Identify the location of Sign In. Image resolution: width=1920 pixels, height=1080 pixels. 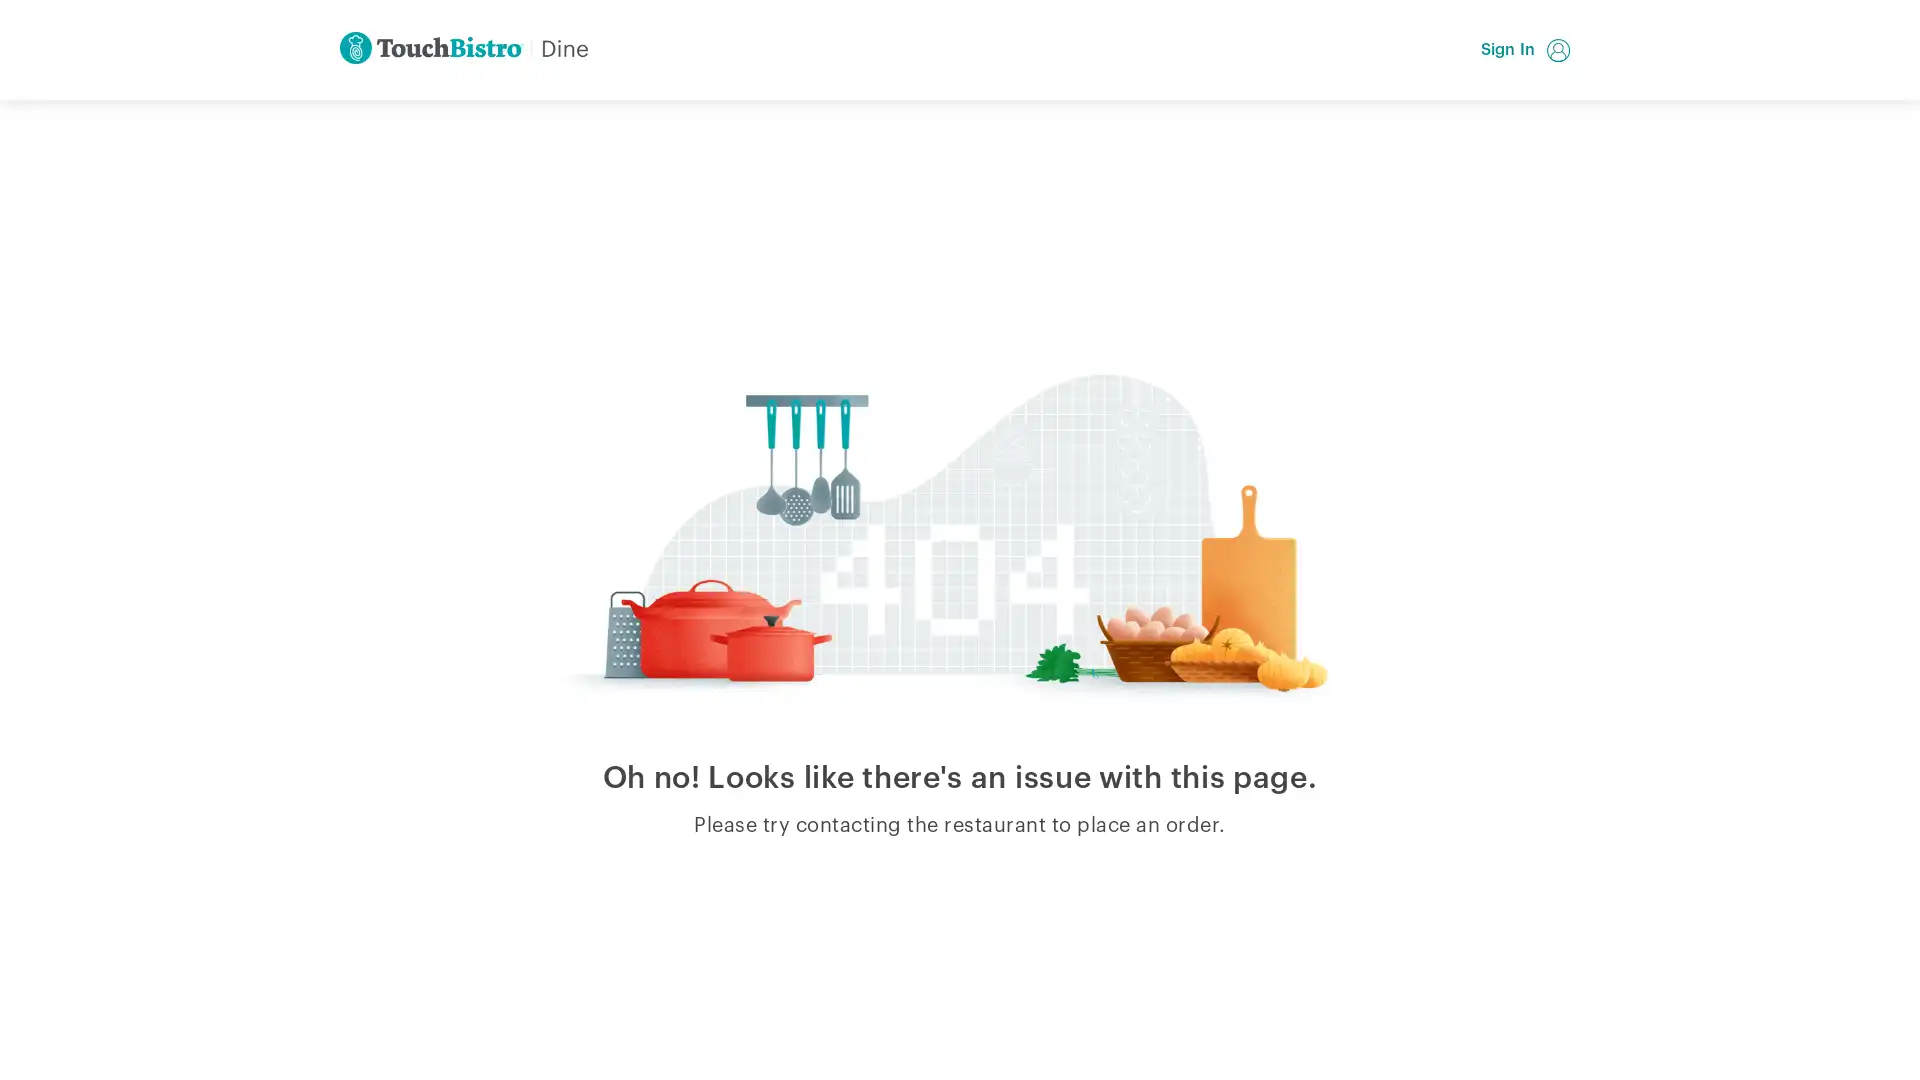
(1507, 49).